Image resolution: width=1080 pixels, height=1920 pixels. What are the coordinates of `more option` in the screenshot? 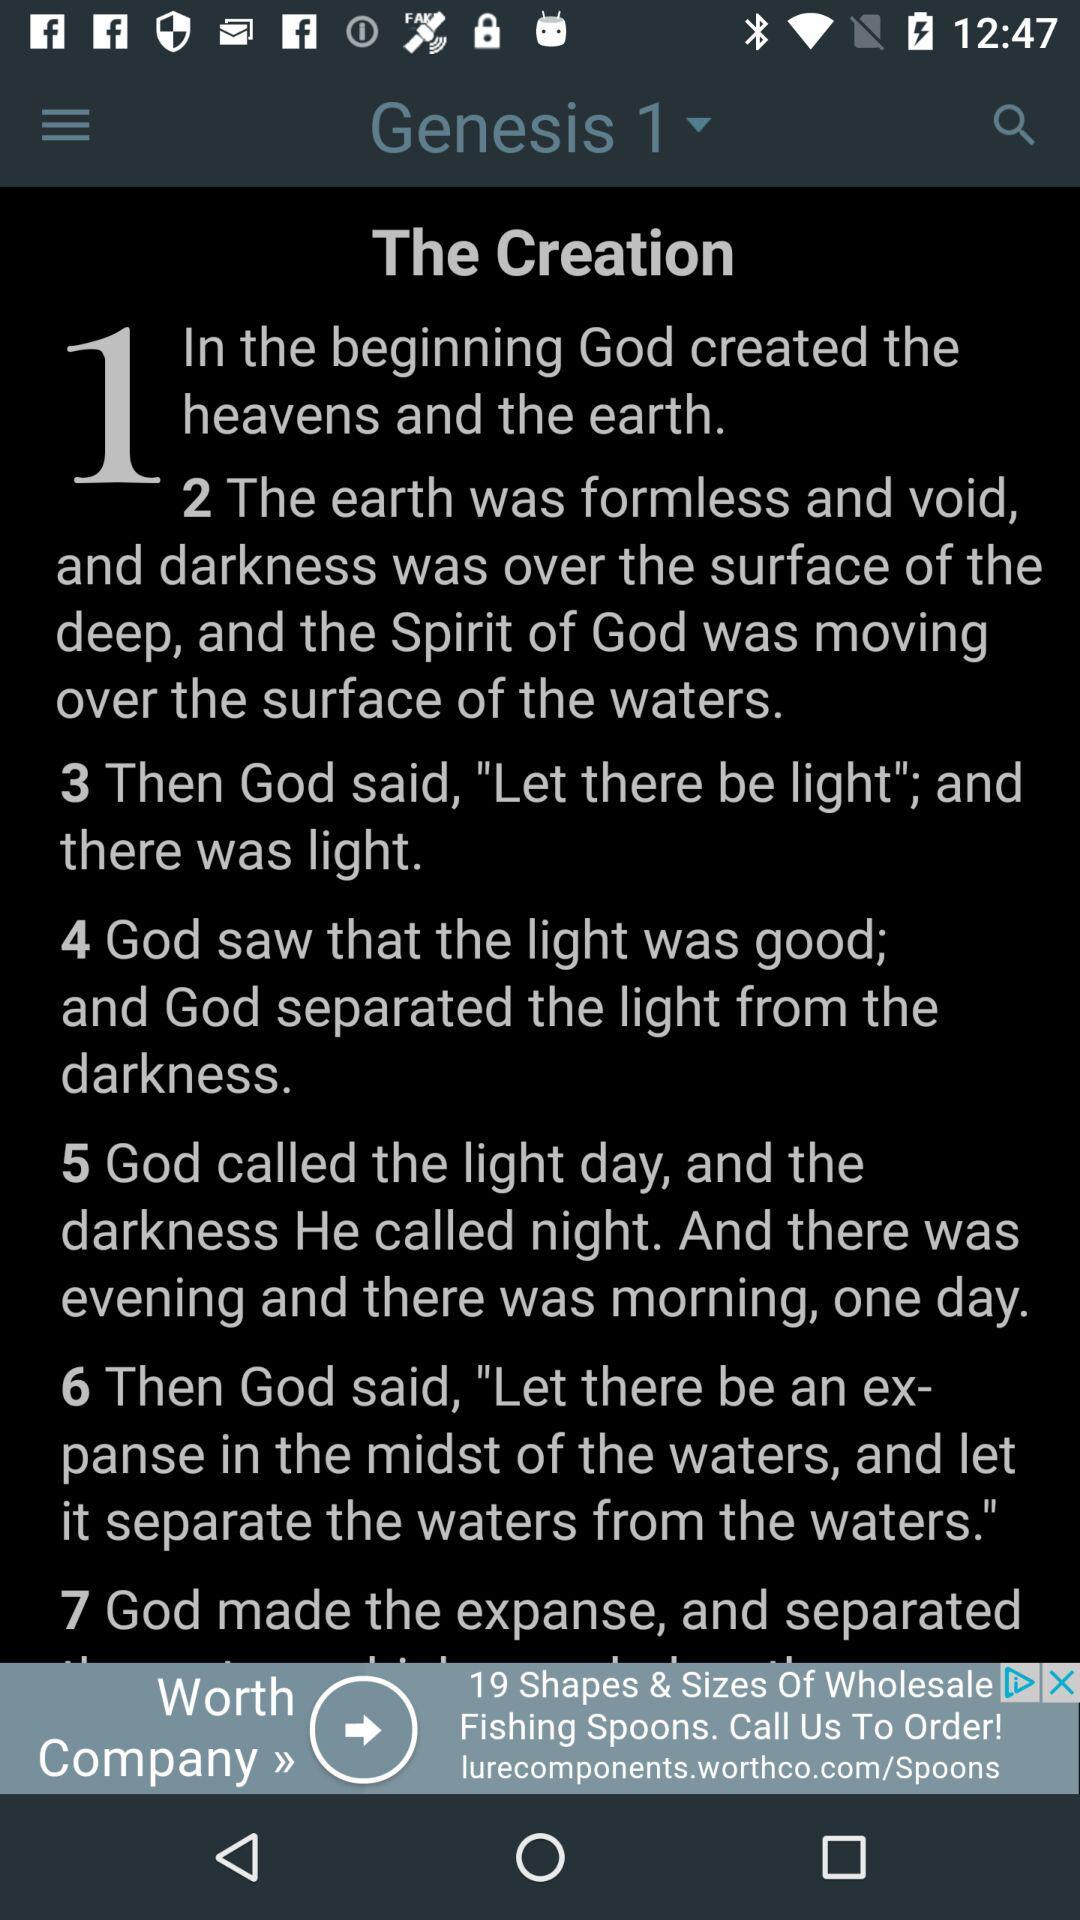 It's located at (64, 123).